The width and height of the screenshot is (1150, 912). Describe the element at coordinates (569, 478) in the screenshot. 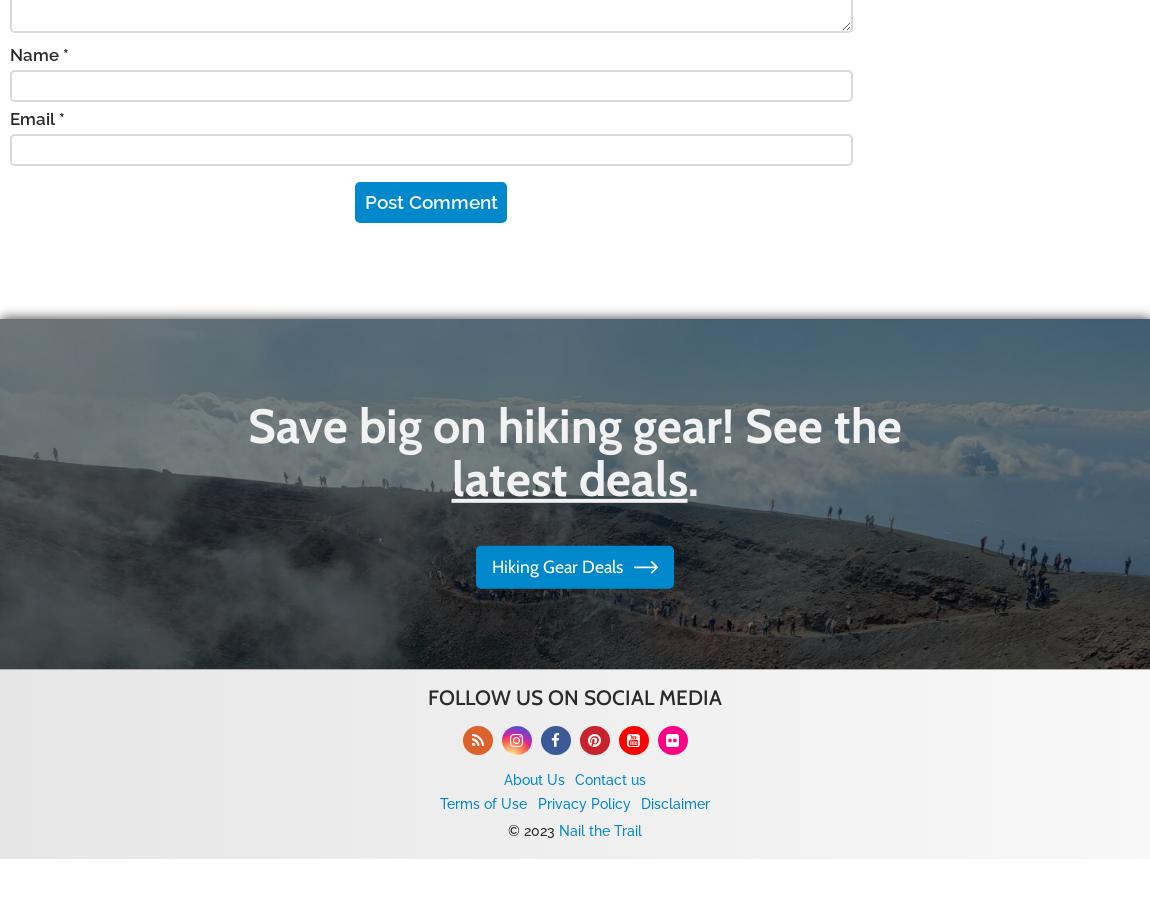

I see `'latest deals'` at that location.